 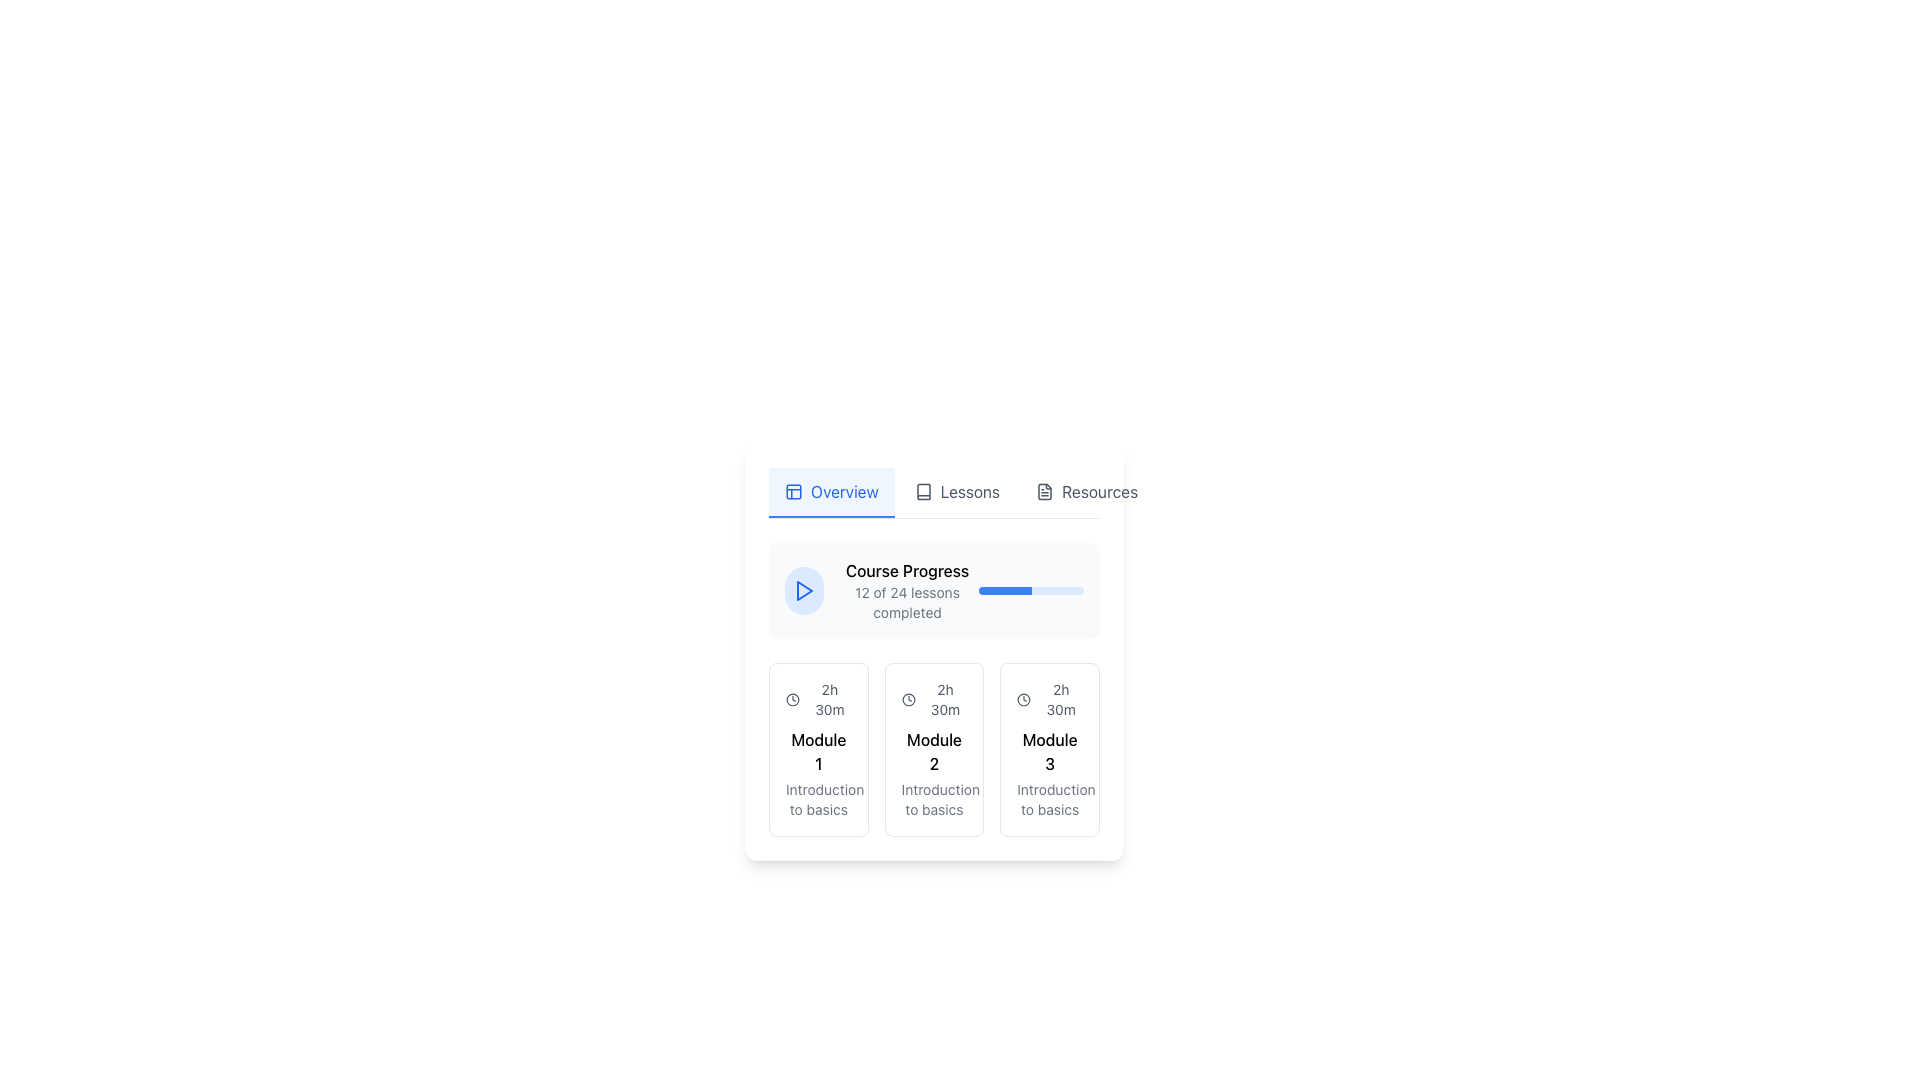 I want to click on decorative or informative clock icon located in the lower section of the 'Module 3' card, specifically in the third column from the left among similar icons, so click(x=1024, y=698).